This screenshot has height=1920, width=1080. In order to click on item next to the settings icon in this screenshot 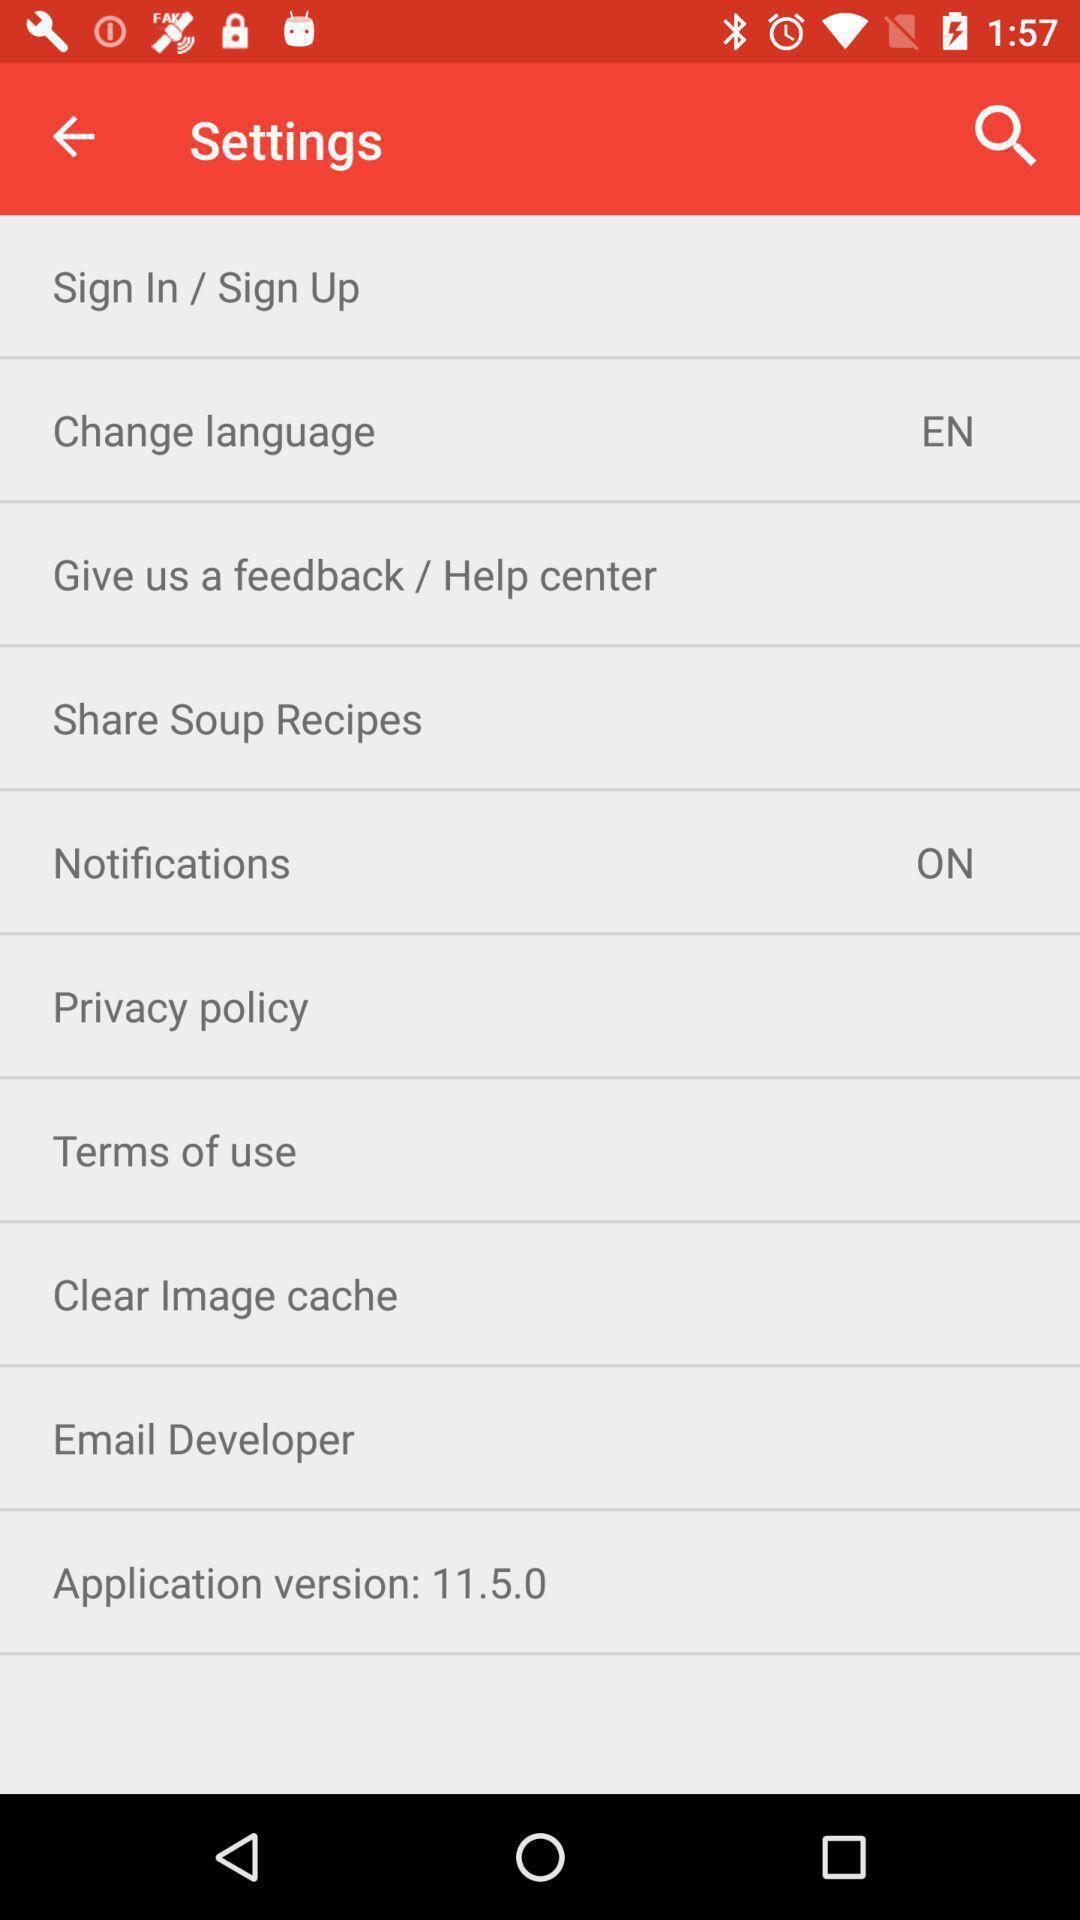, I will do `click(1006, 135)`.